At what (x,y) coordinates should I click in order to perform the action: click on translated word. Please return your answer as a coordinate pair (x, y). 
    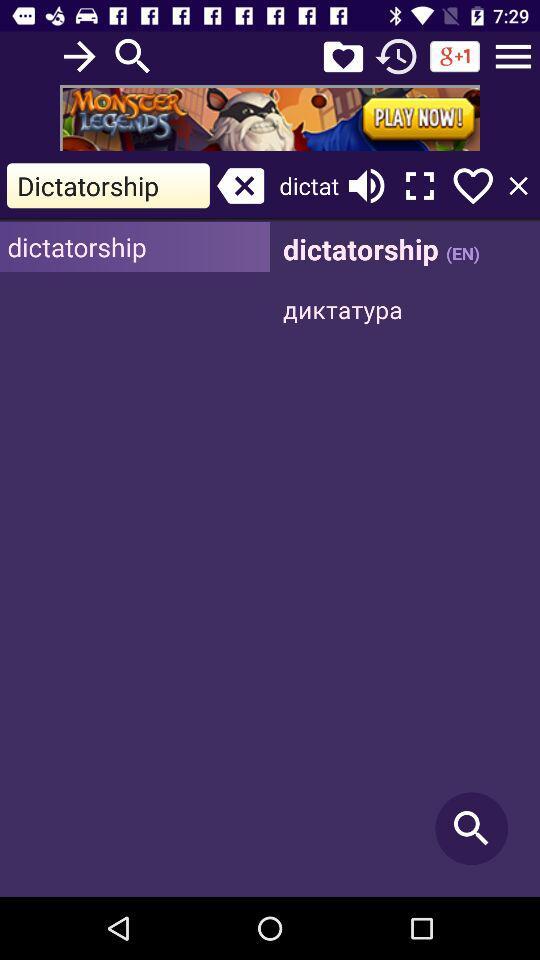
    Looking at the image, I should click on (405, 559).